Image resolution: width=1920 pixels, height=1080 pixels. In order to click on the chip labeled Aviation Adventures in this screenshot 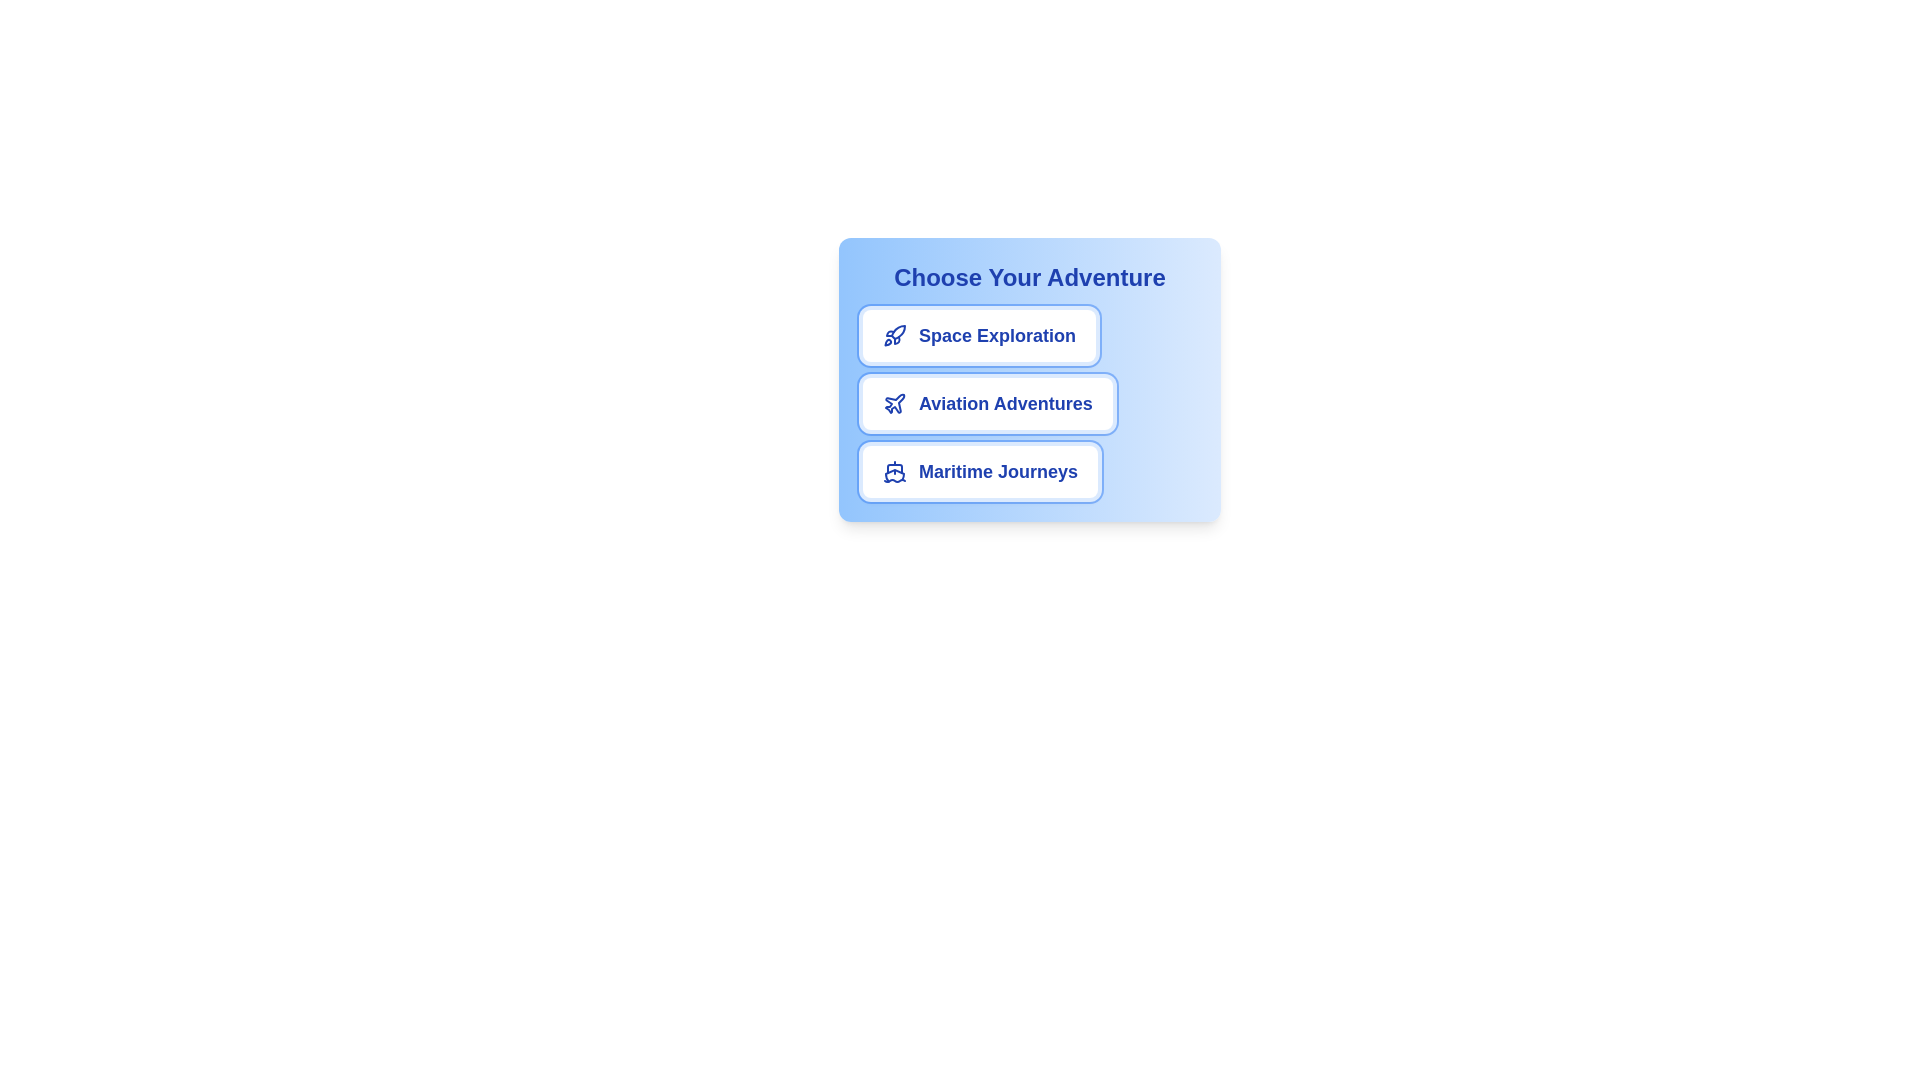, I will do `click(987, 404)`.